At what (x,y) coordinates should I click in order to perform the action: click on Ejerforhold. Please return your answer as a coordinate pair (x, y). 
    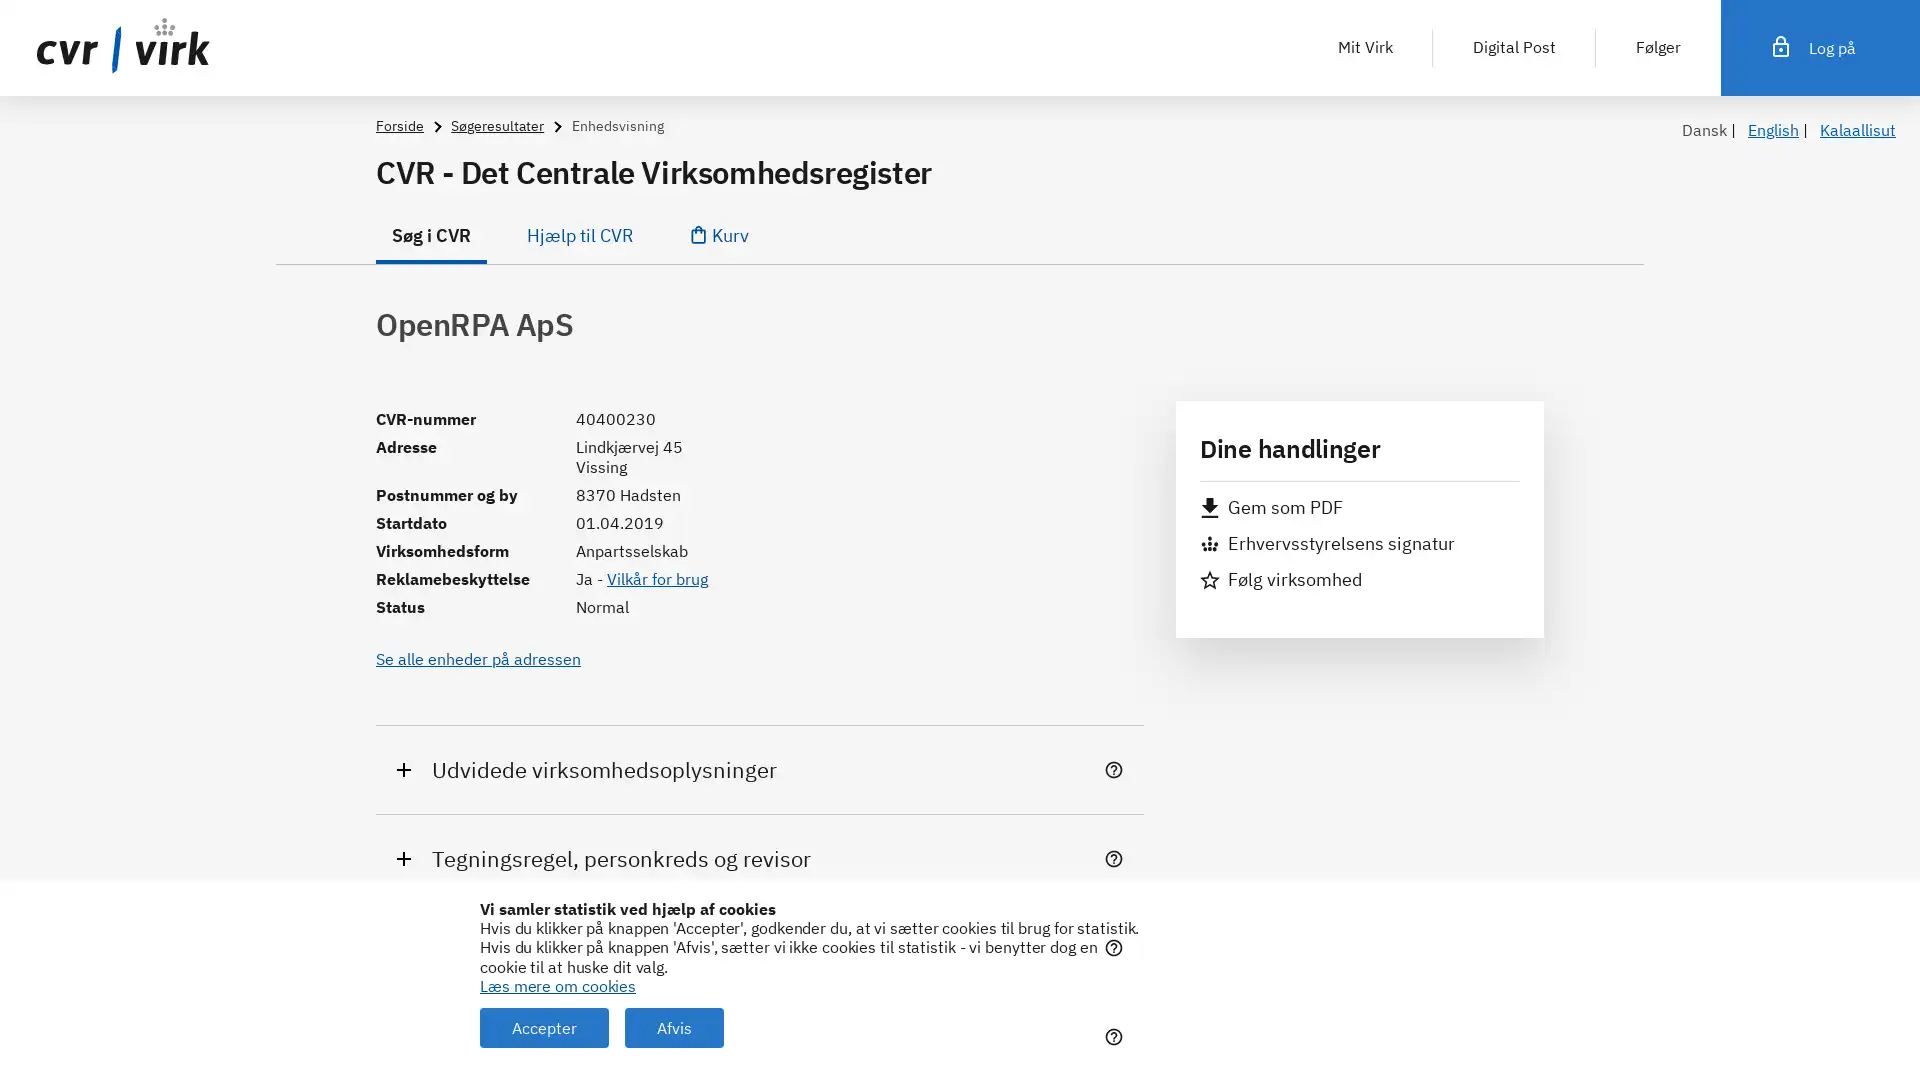
    Looking at the image, I should click on (758, 946).